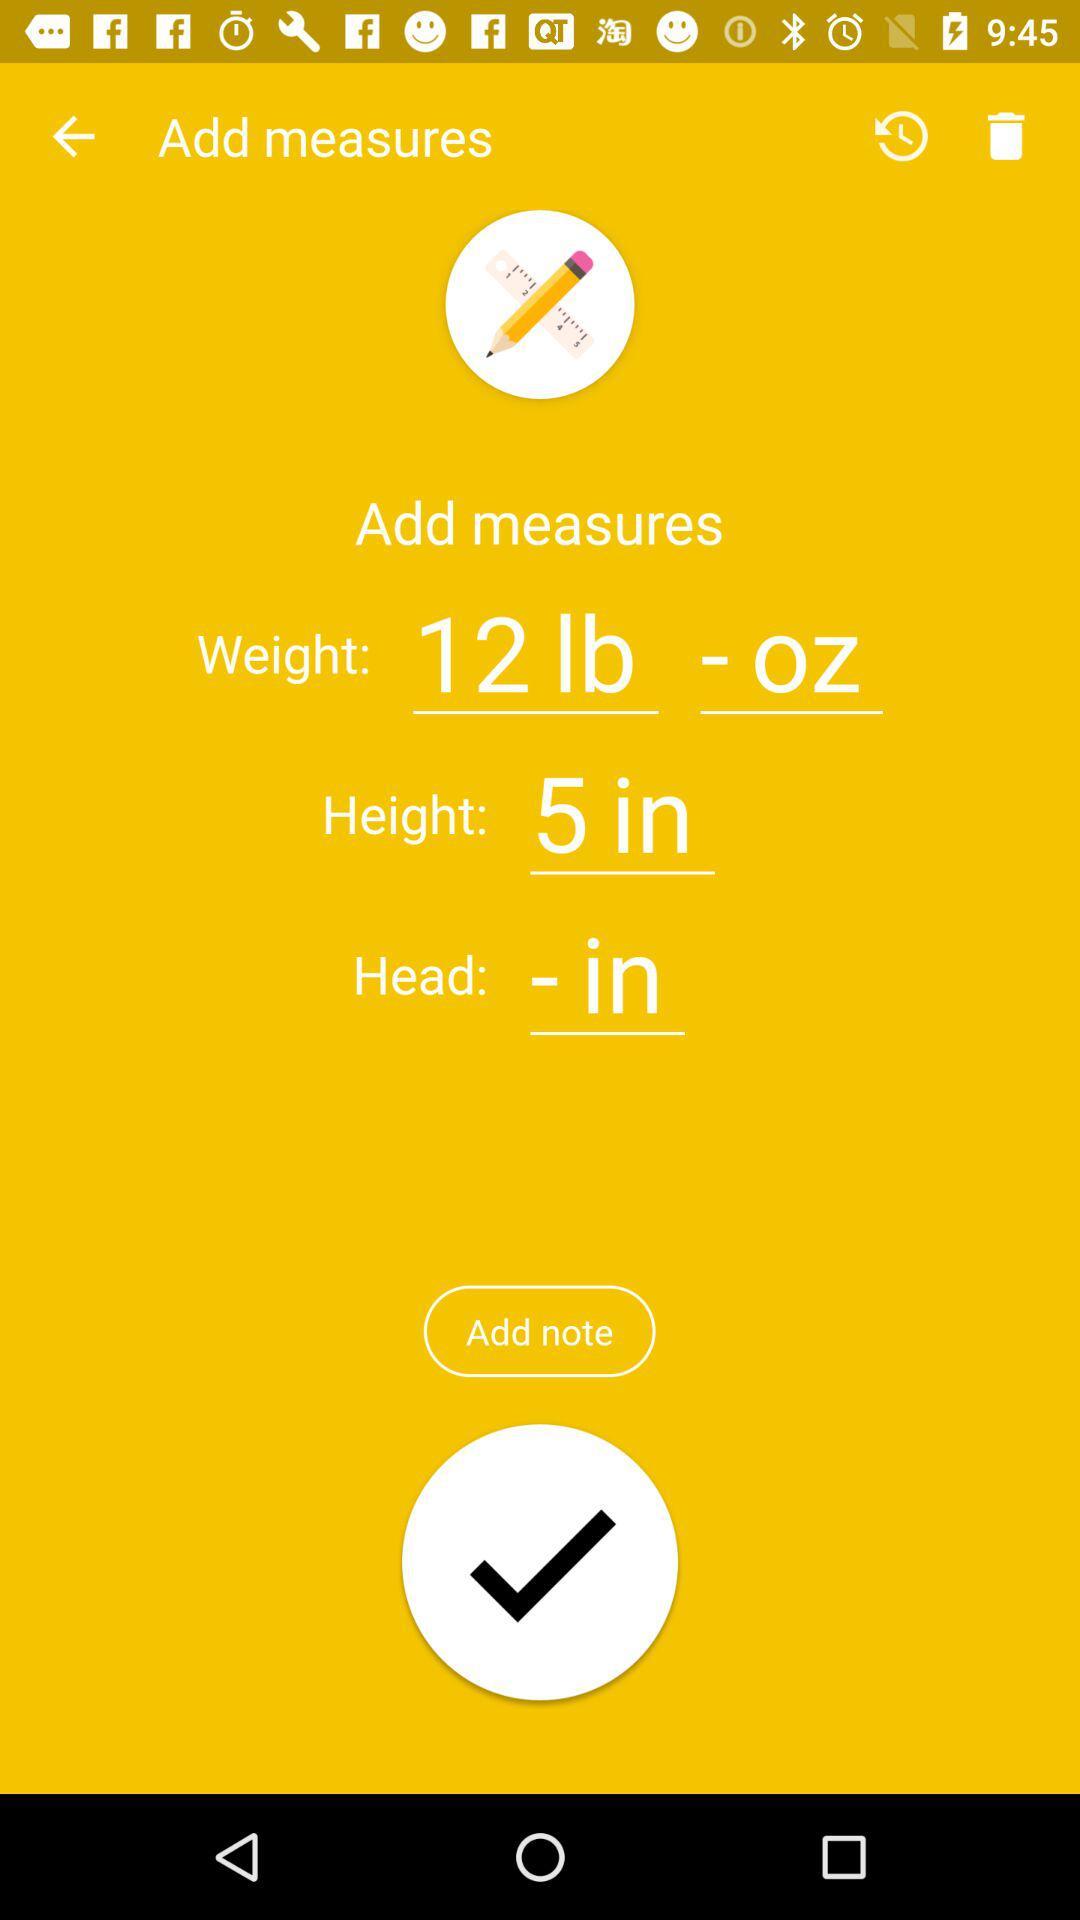 Image resolution: width=1080 pixels, height=1920 pixels. Describe the element at coordinates (559, 801) in the screenshot. I see `the icon next to in icon` at that location.